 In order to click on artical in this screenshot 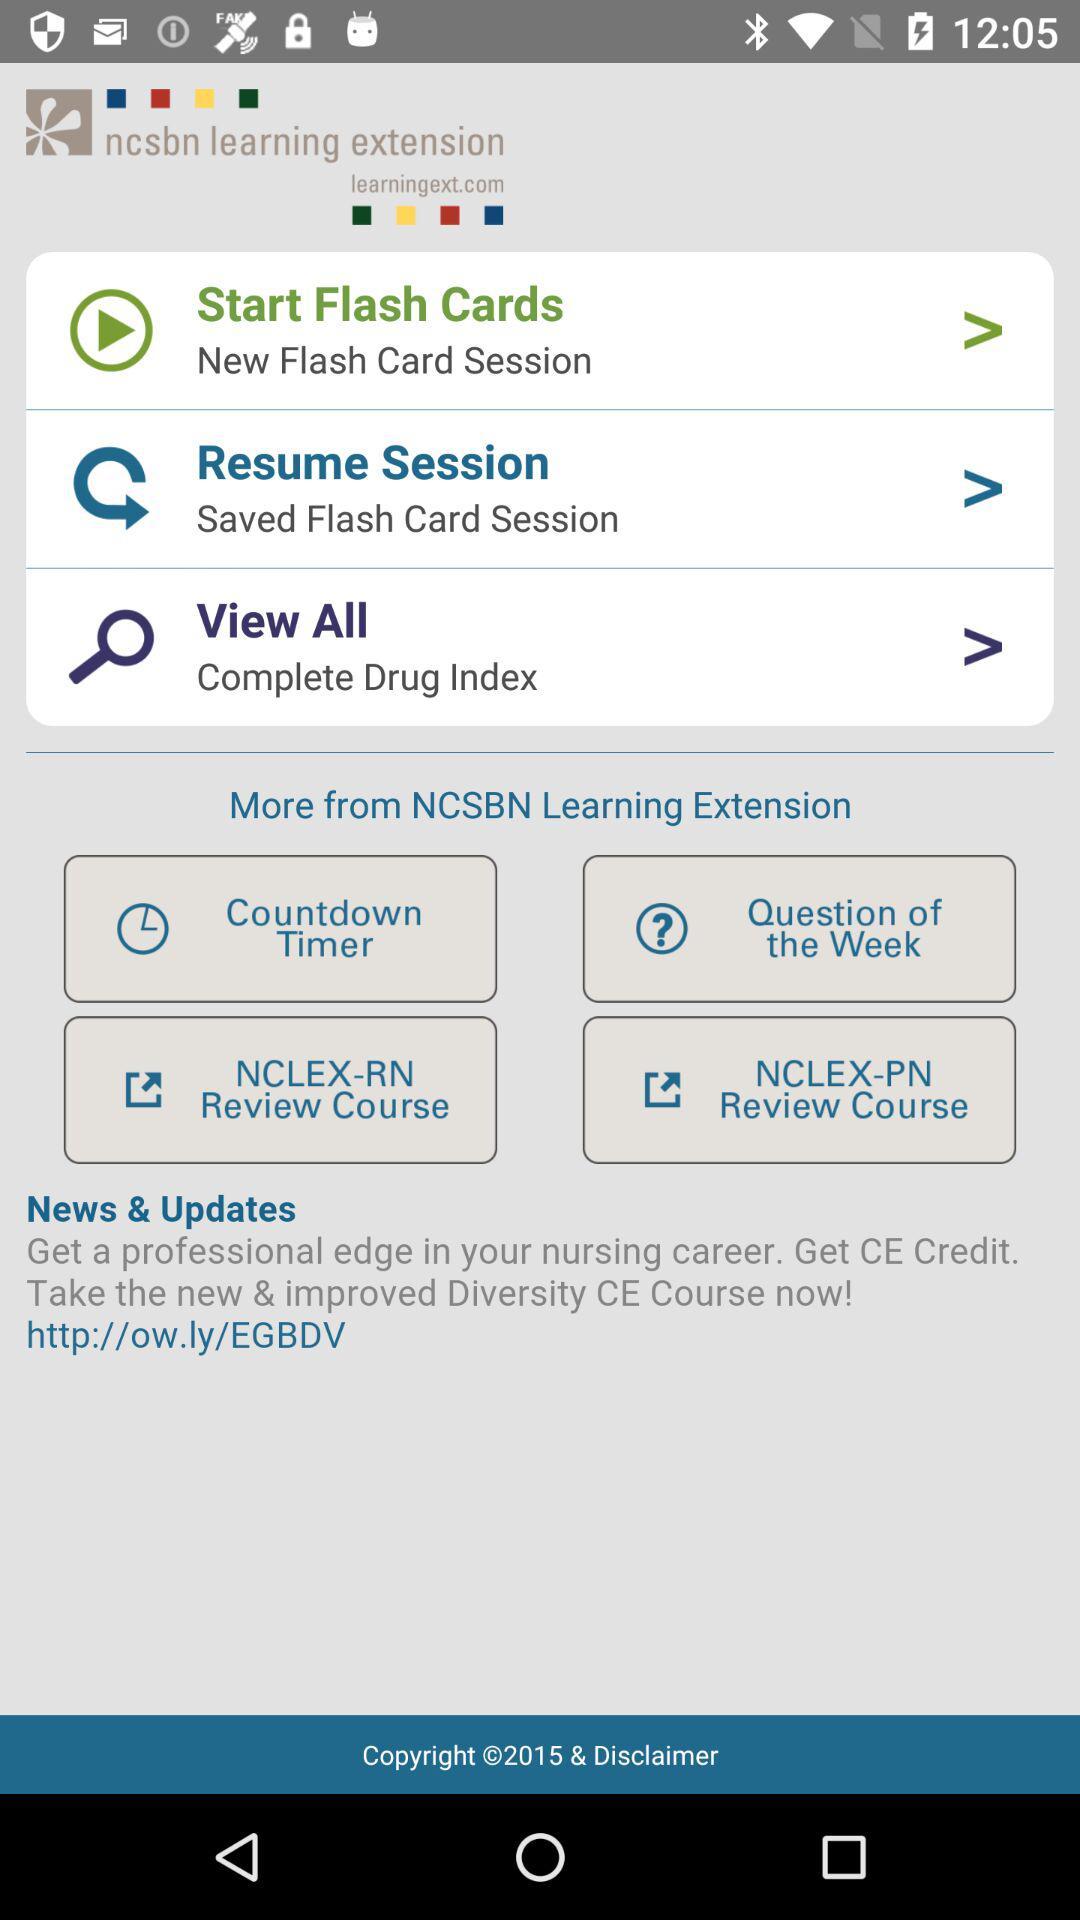, I will do `click(540, 1438)`.